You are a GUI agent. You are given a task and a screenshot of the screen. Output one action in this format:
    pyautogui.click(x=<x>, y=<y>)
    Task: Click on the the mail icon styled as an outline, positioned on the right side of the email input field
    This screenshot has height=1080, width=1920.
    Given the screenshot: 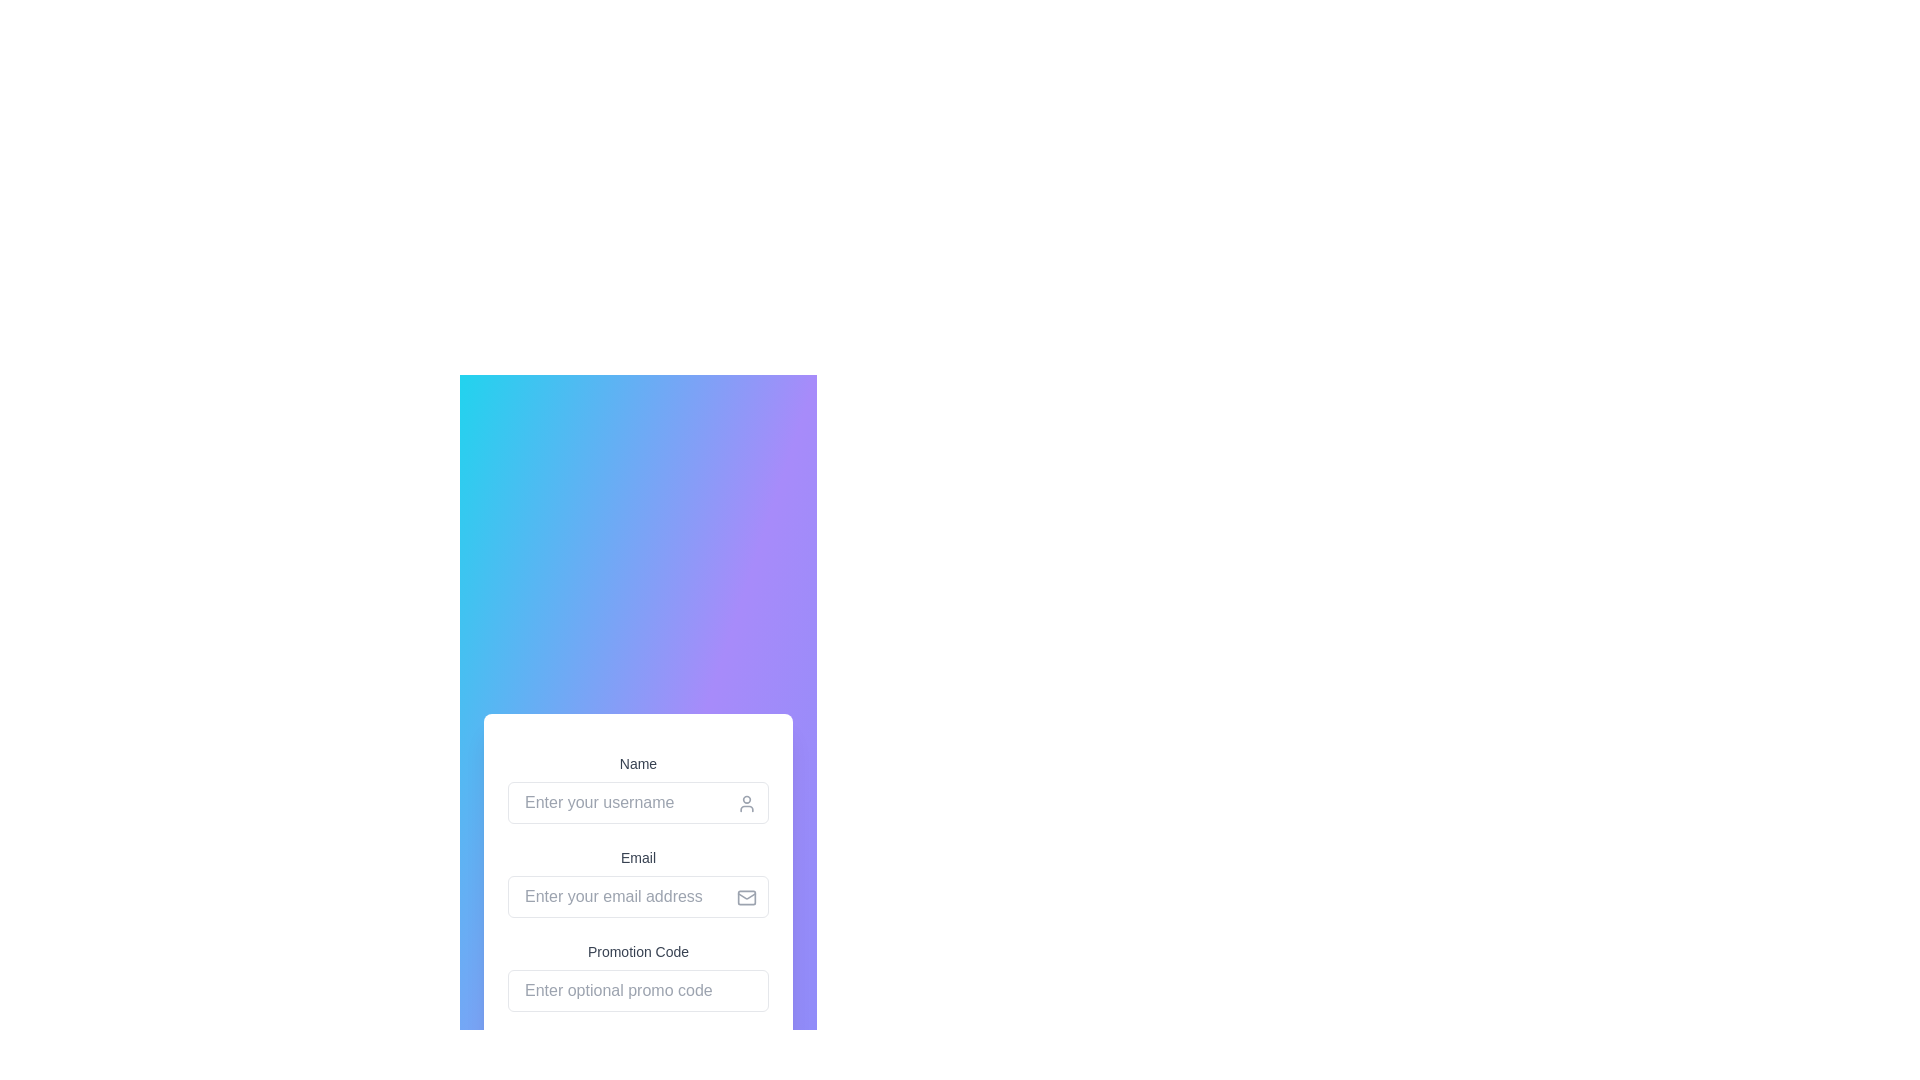 What is the action you would take?
    pyautogui.click(x=746, y=897)
    